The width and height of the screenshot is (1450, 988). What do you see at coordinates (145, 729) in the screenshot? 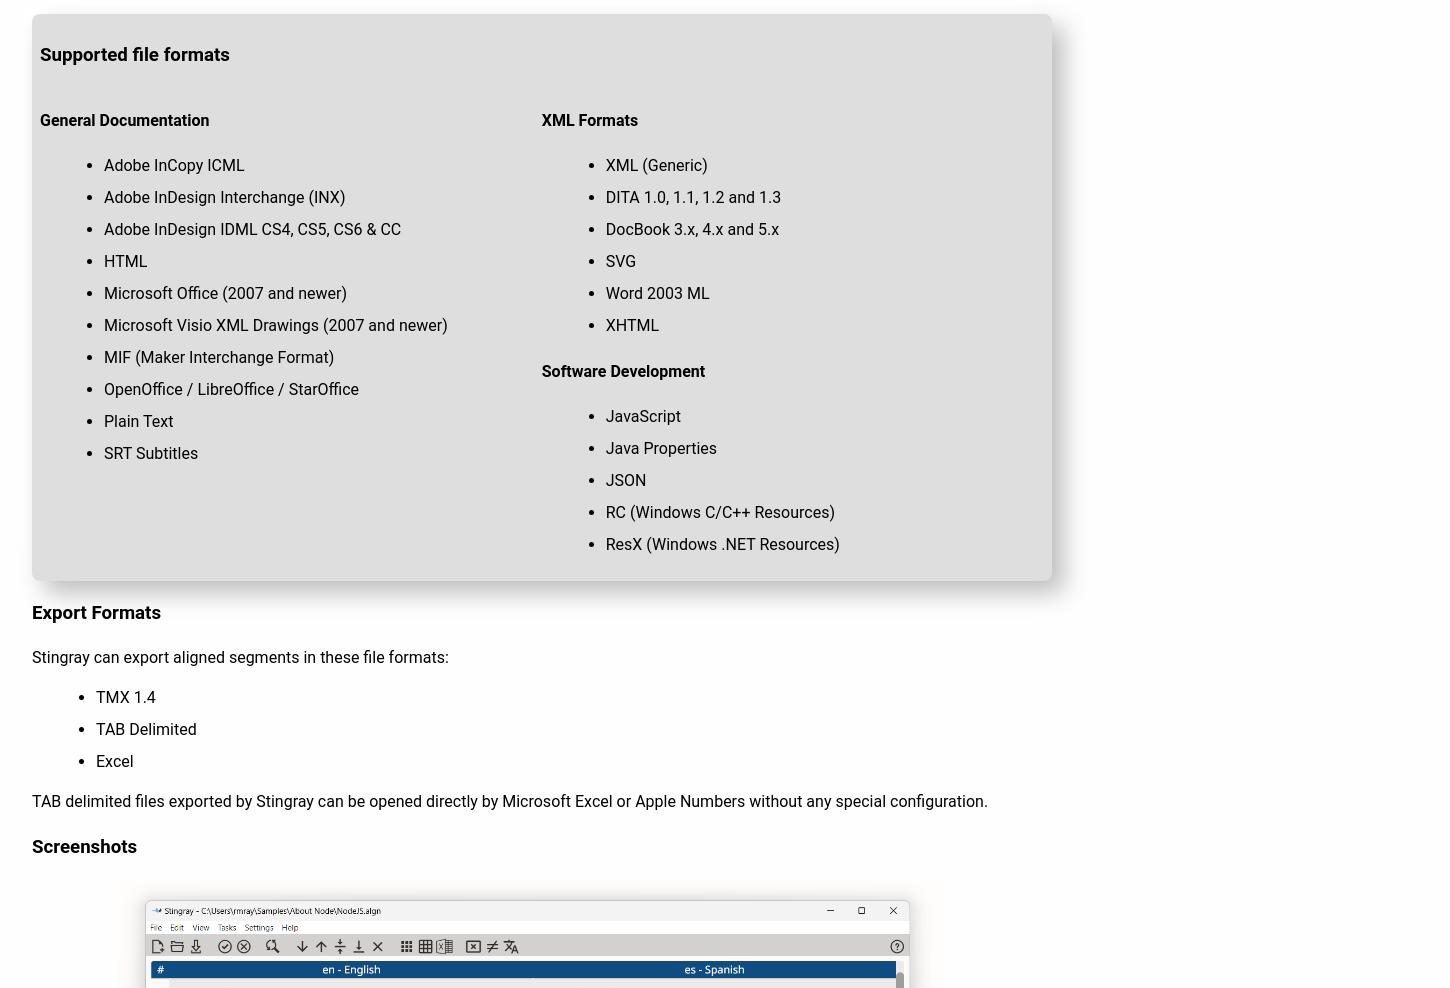
I see `'TAB Delimited'` at bounding box center [145, 729].